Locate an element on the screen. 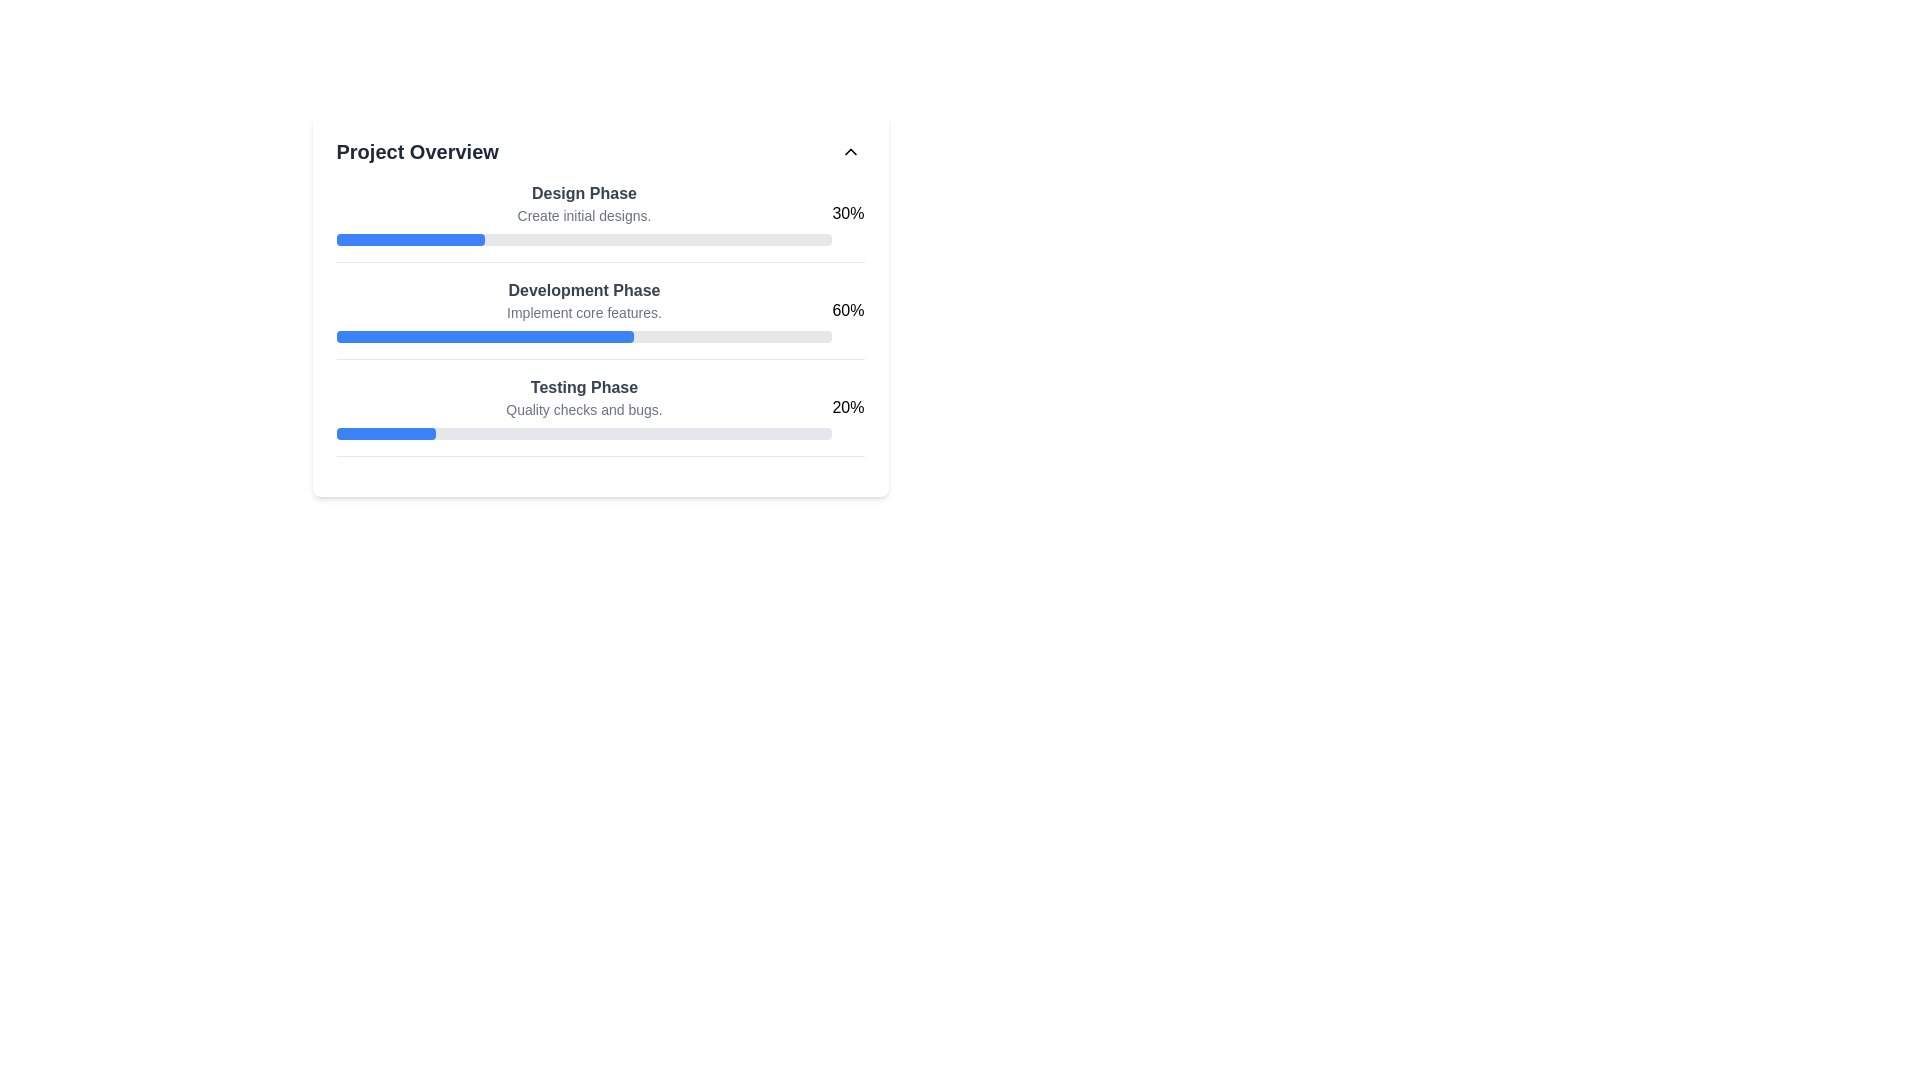  the 'Development Phase' text label in the project timeline is located at coordinates (583, 311).